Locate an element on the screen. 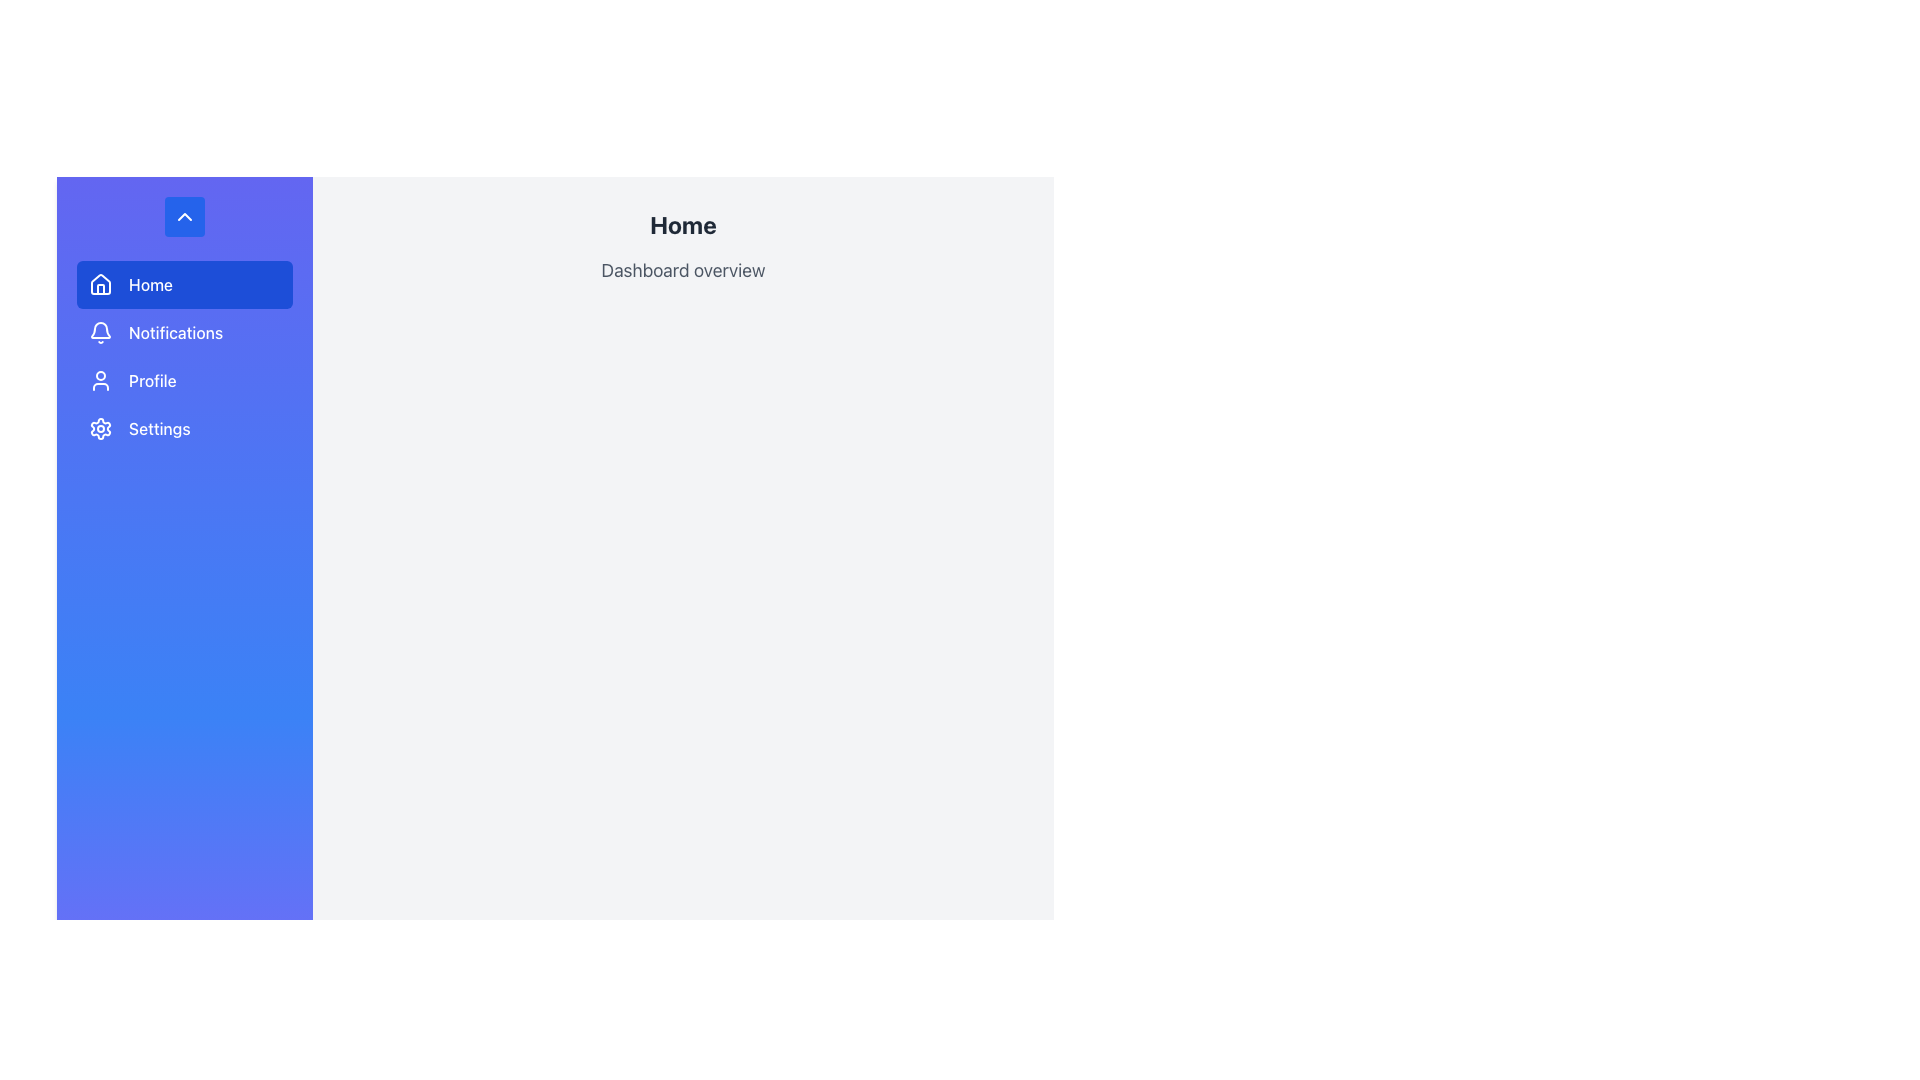 The width and height of the screenshot is (1920, 1080). the collapse button located at the top of the navigation panel is located at coordinates (185, 216).